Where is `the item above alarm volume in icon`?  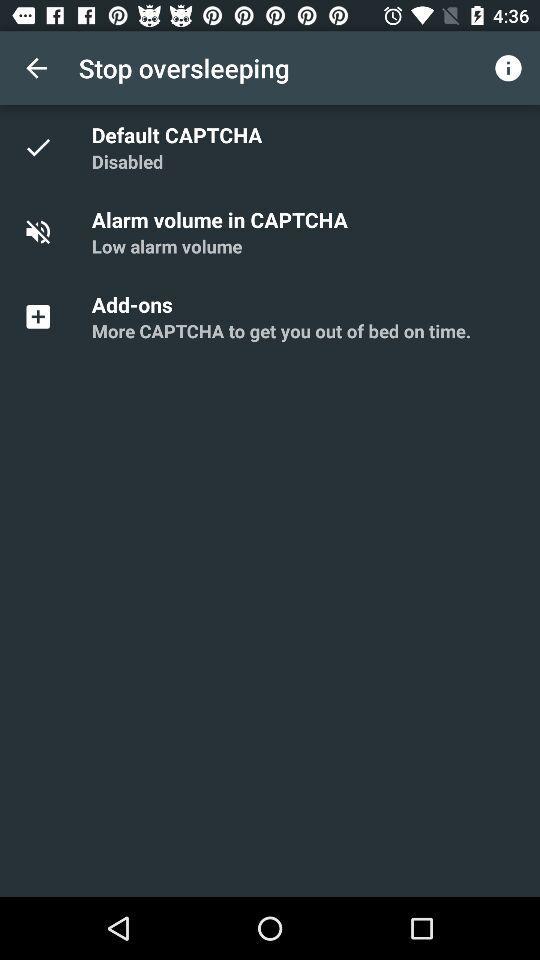
the item above alarm volume in icon is located at coordinates (127, 160).